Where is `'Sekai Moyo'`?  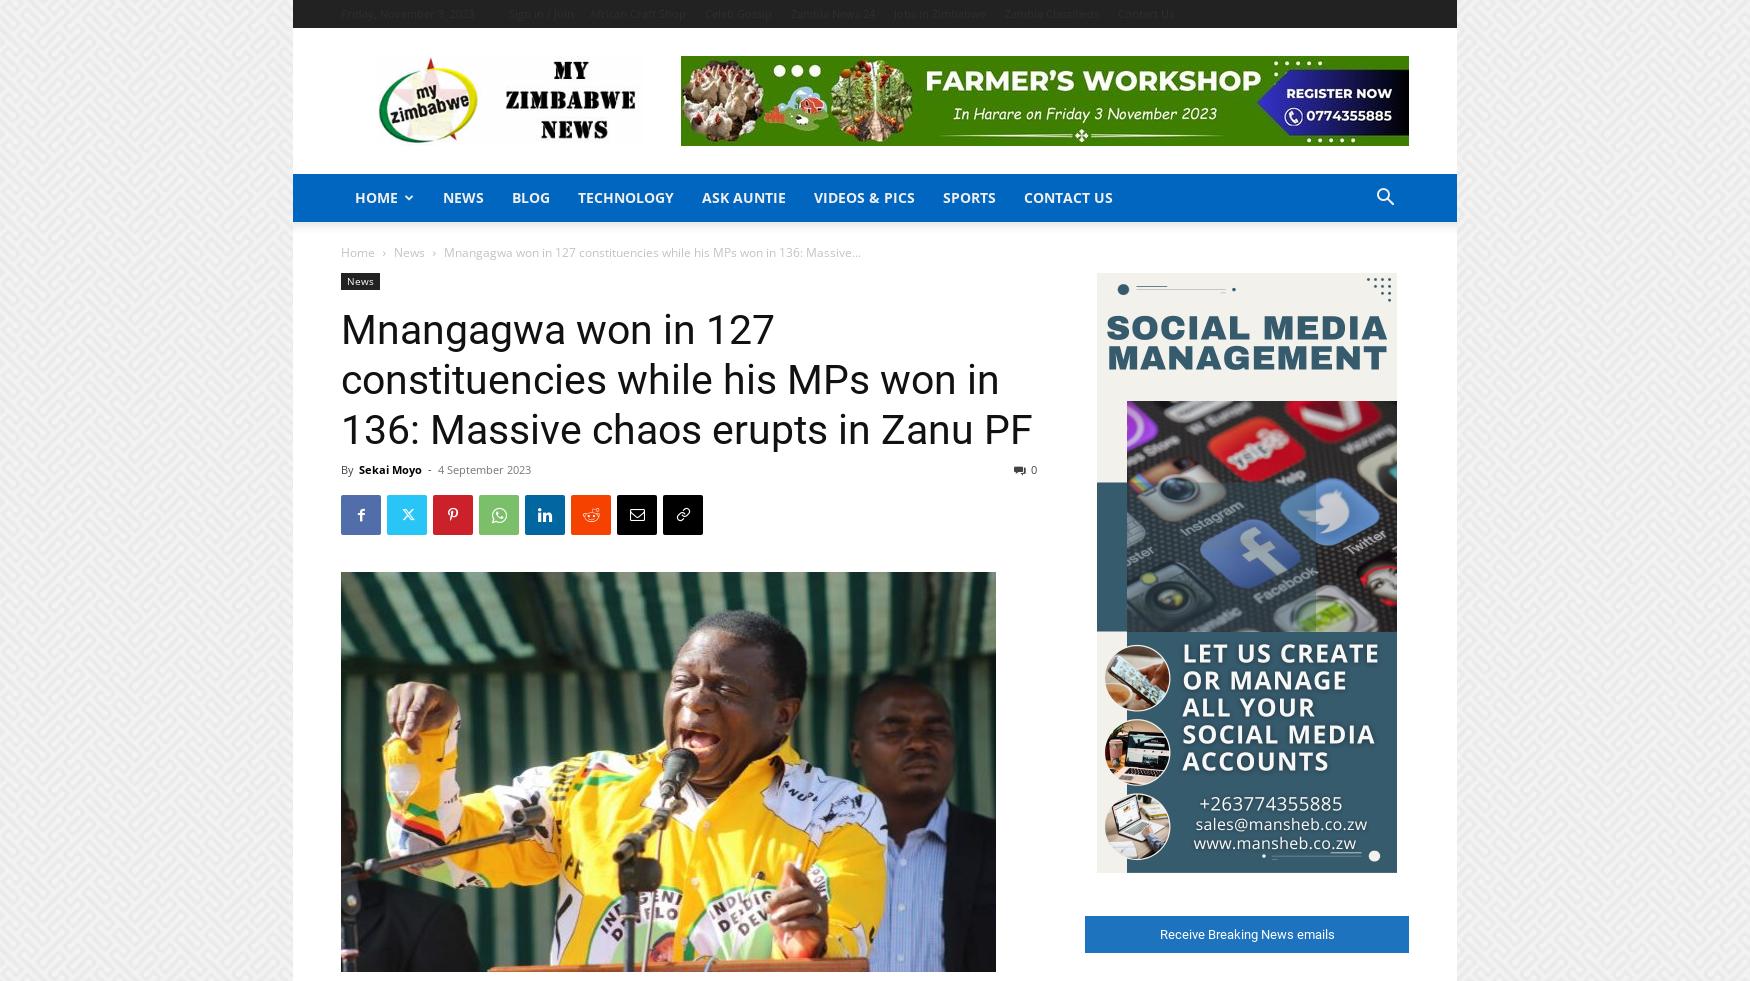
'Sekai Moyo' is located at coordinates (389, 468).